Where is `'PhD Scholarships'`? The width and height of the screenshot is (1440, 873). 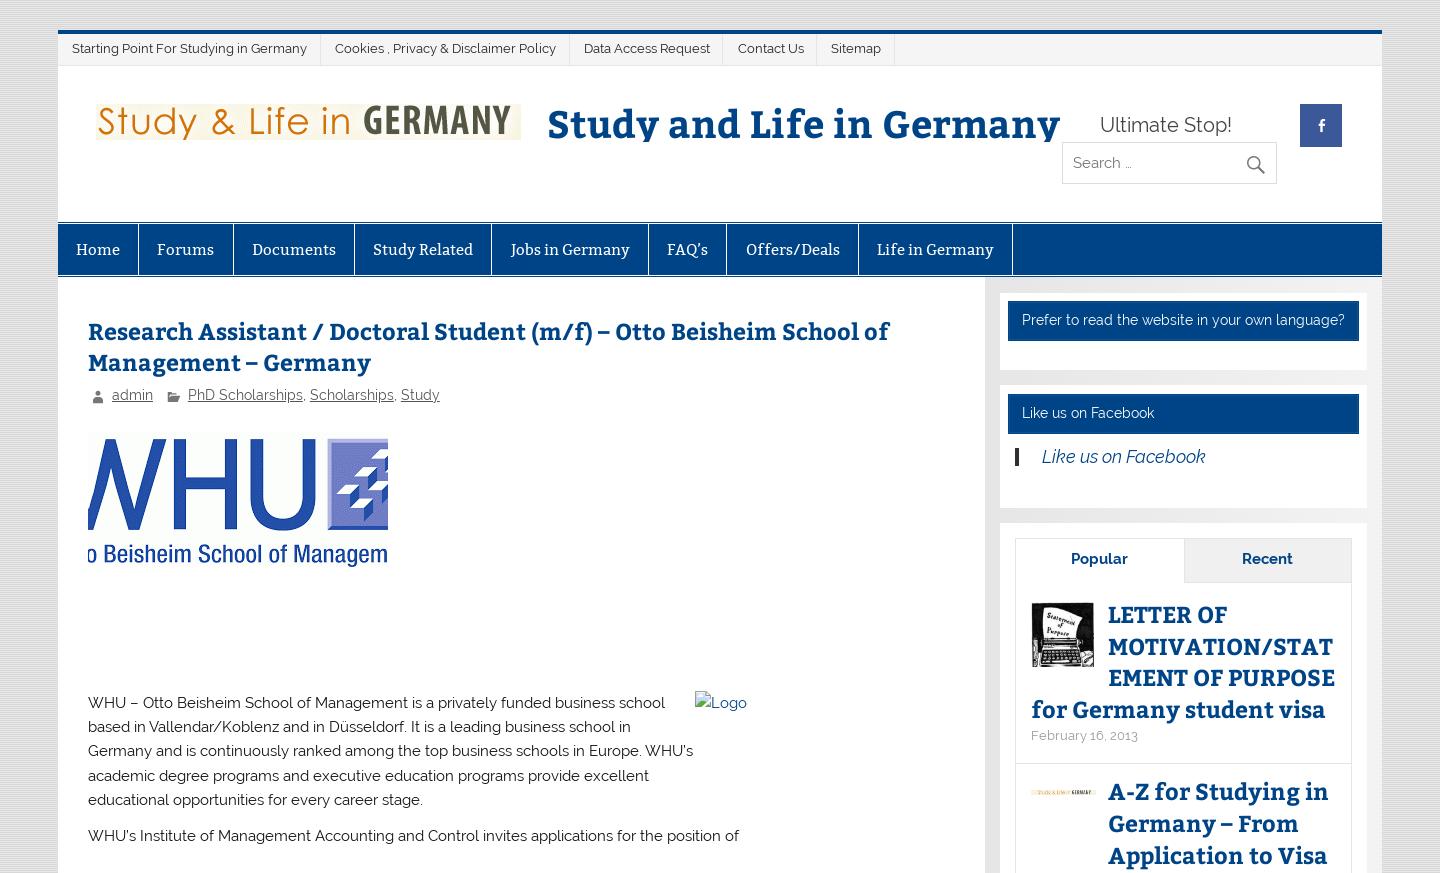
'PhD Scholarships' is located at coordinates (243, 394).